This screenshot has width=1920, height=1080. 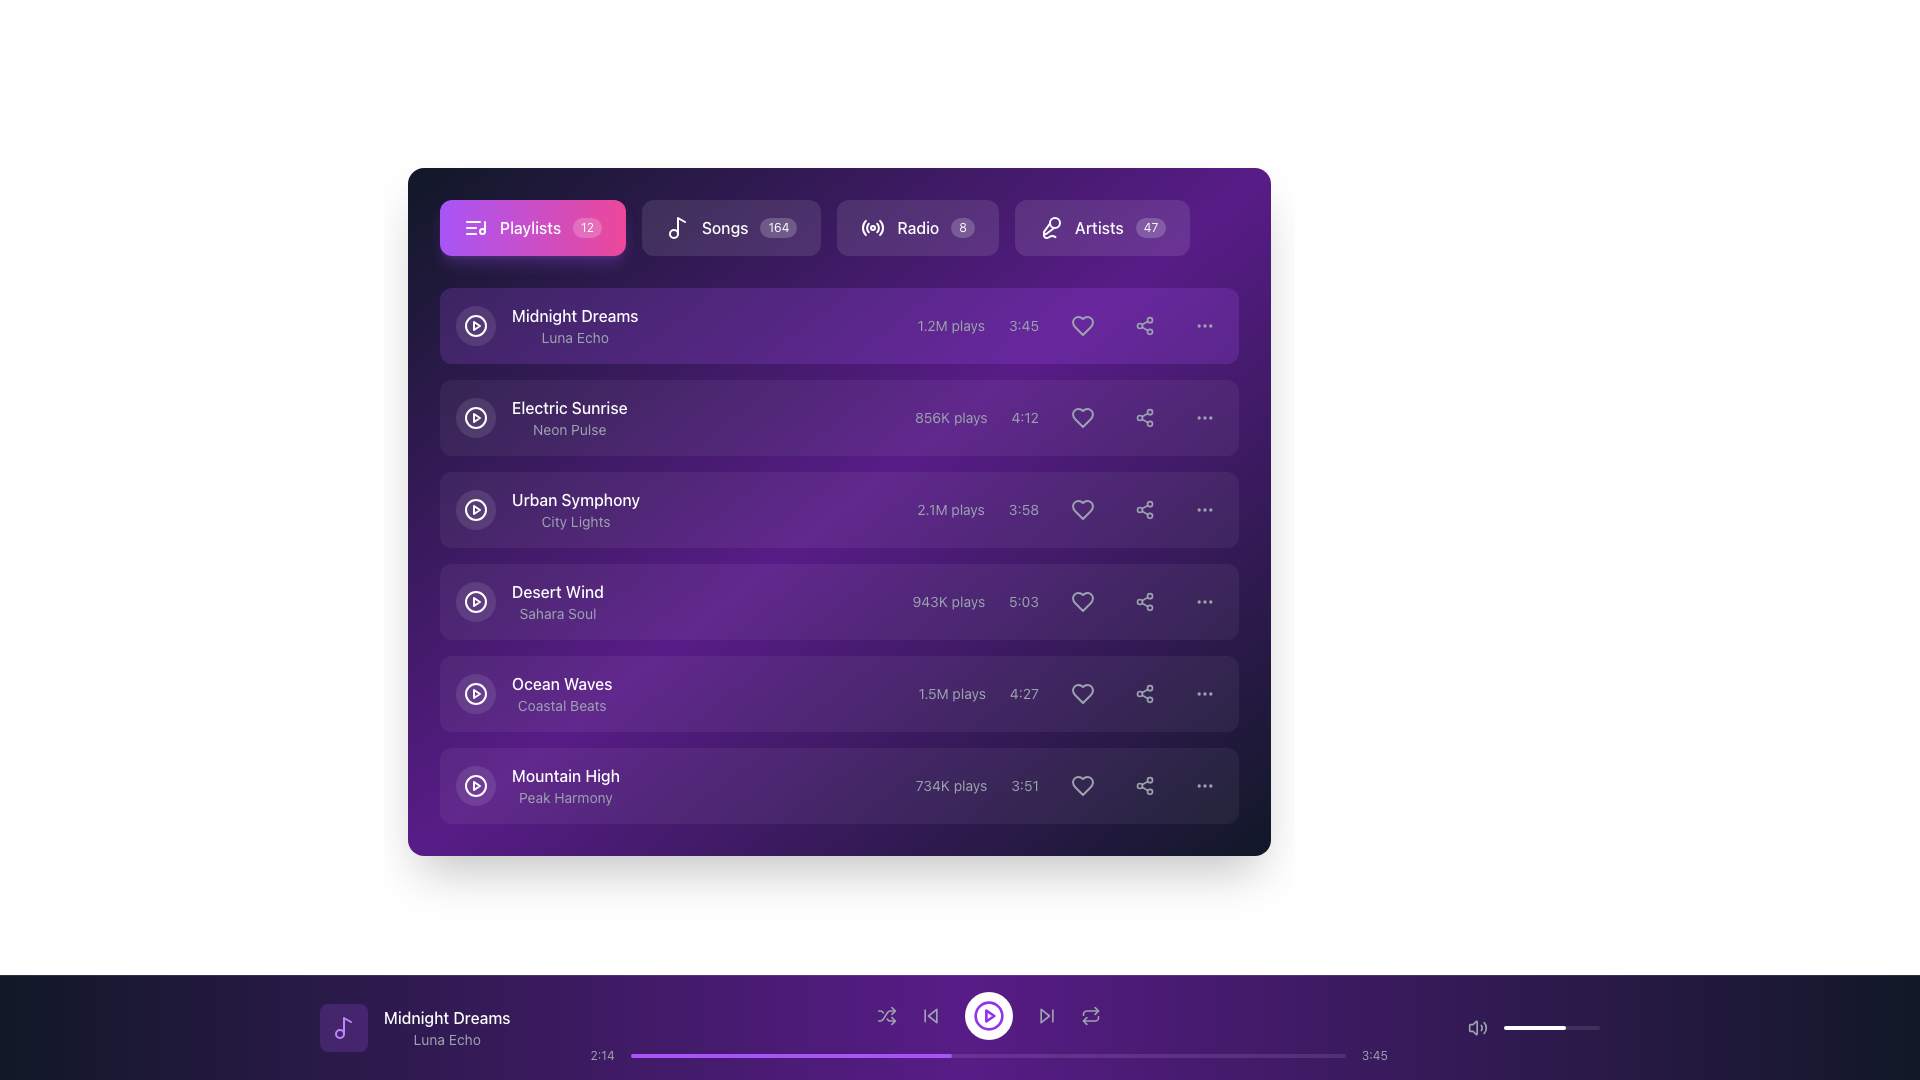 I want to click on the heart icon next to the song 'Electric Sunrise' in the playlist panel, so click(x=1082, y=416).